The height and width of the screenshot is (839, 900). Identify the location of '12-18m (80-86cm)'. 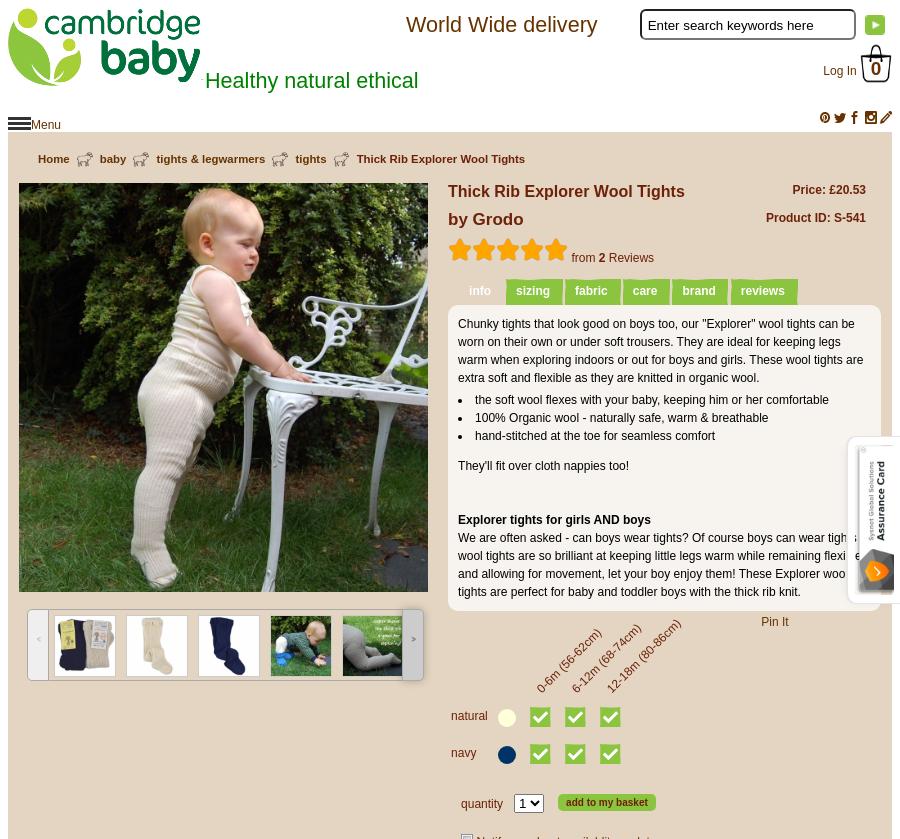
(642, 655).